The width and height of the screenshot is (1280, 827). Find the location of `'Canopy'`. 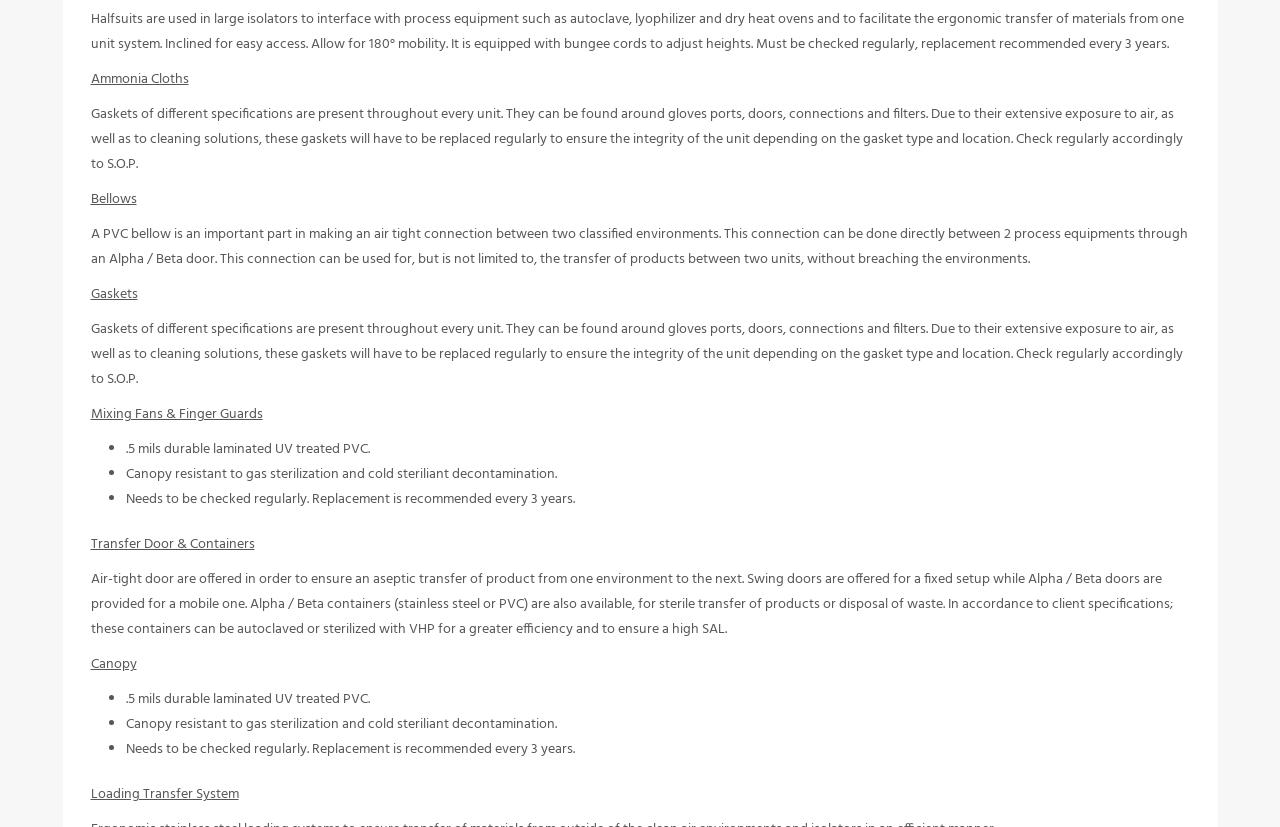

'Canopy' is located at coordinates (112, 677).